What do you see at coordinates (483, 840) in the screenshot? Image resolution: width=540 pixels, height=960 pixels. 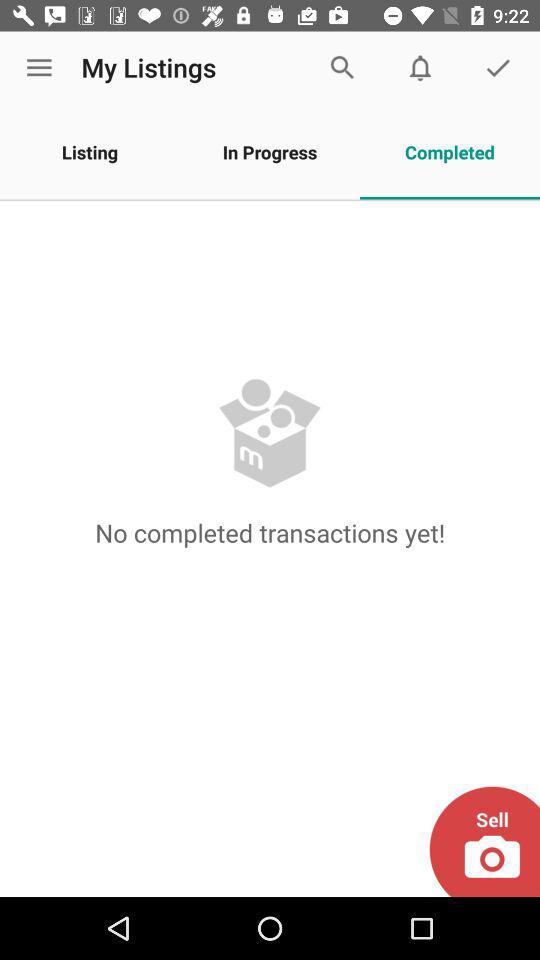 I see `sell your products by clicking on it` at bounding box center [483, 840].